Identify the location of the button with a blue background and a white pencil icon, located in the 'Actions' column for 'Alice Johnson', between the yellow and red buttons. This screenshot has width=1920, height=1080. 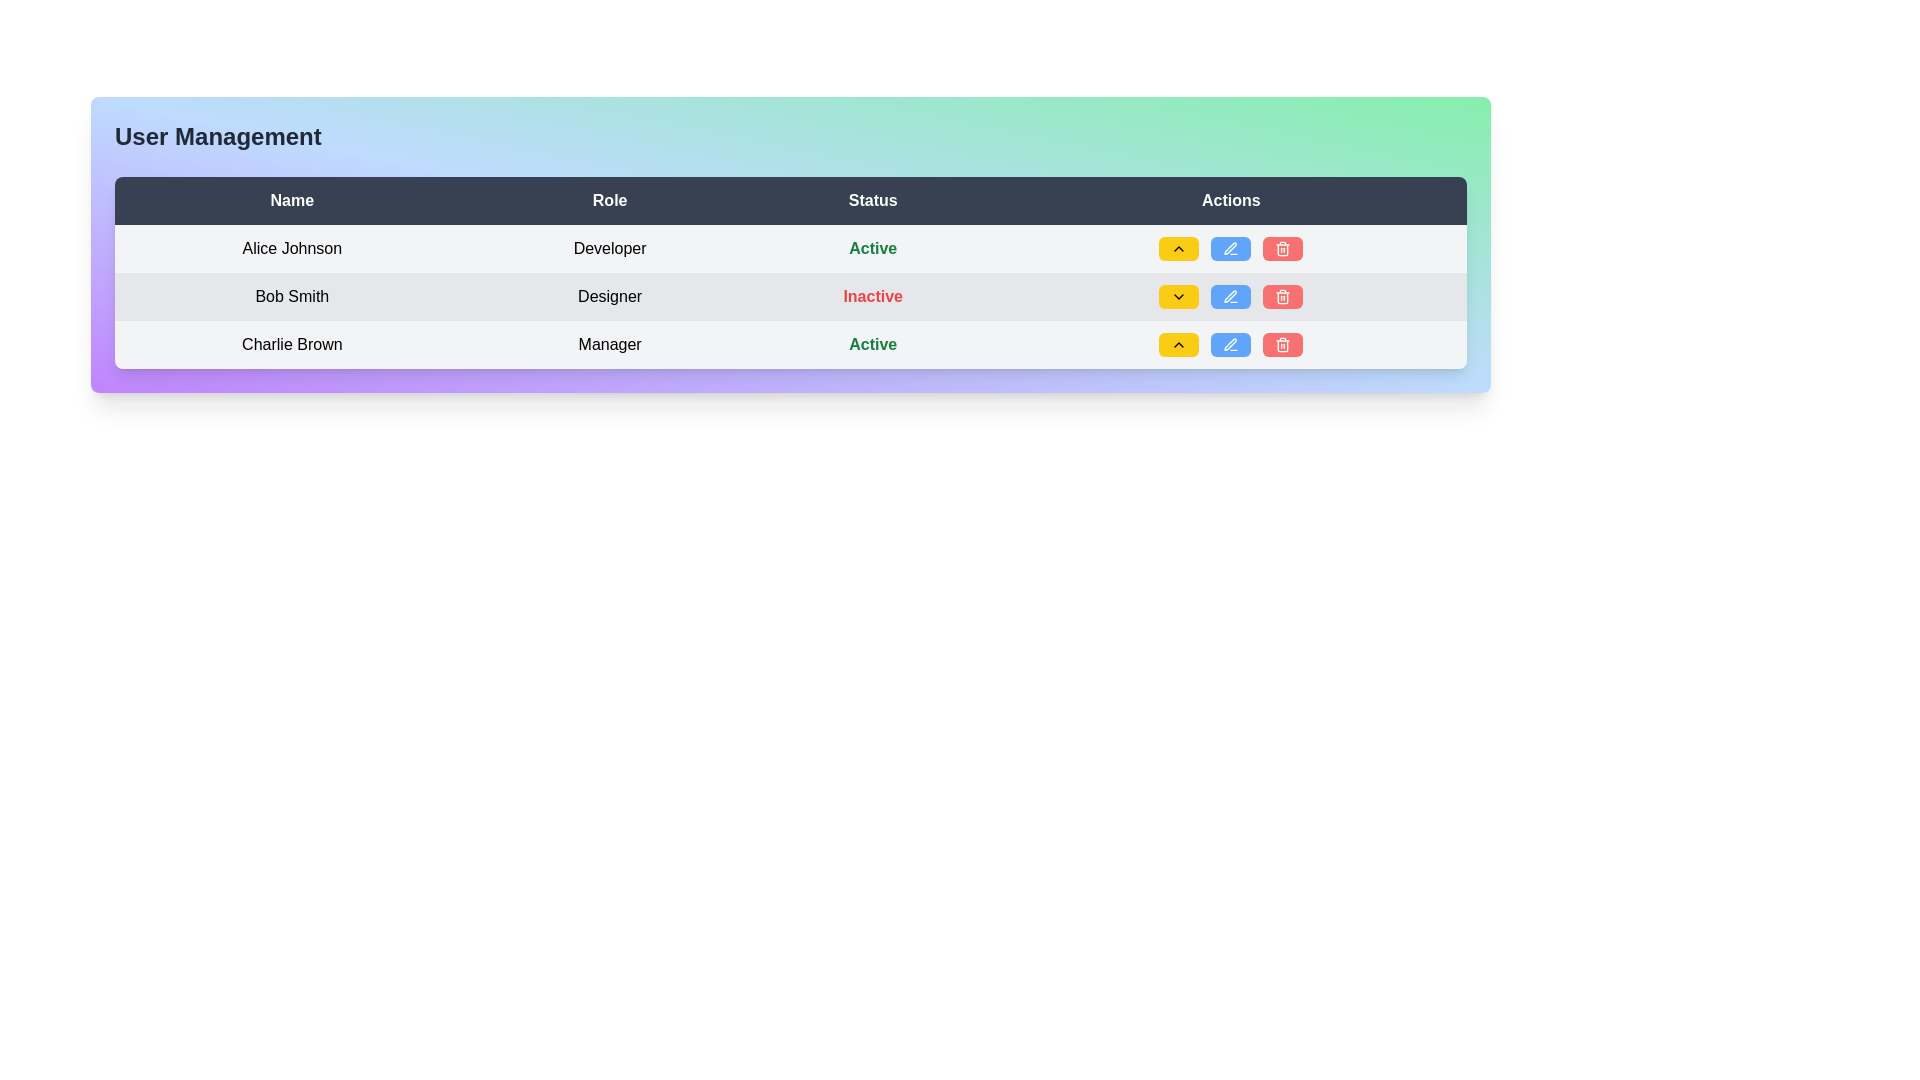
(1230, 248).